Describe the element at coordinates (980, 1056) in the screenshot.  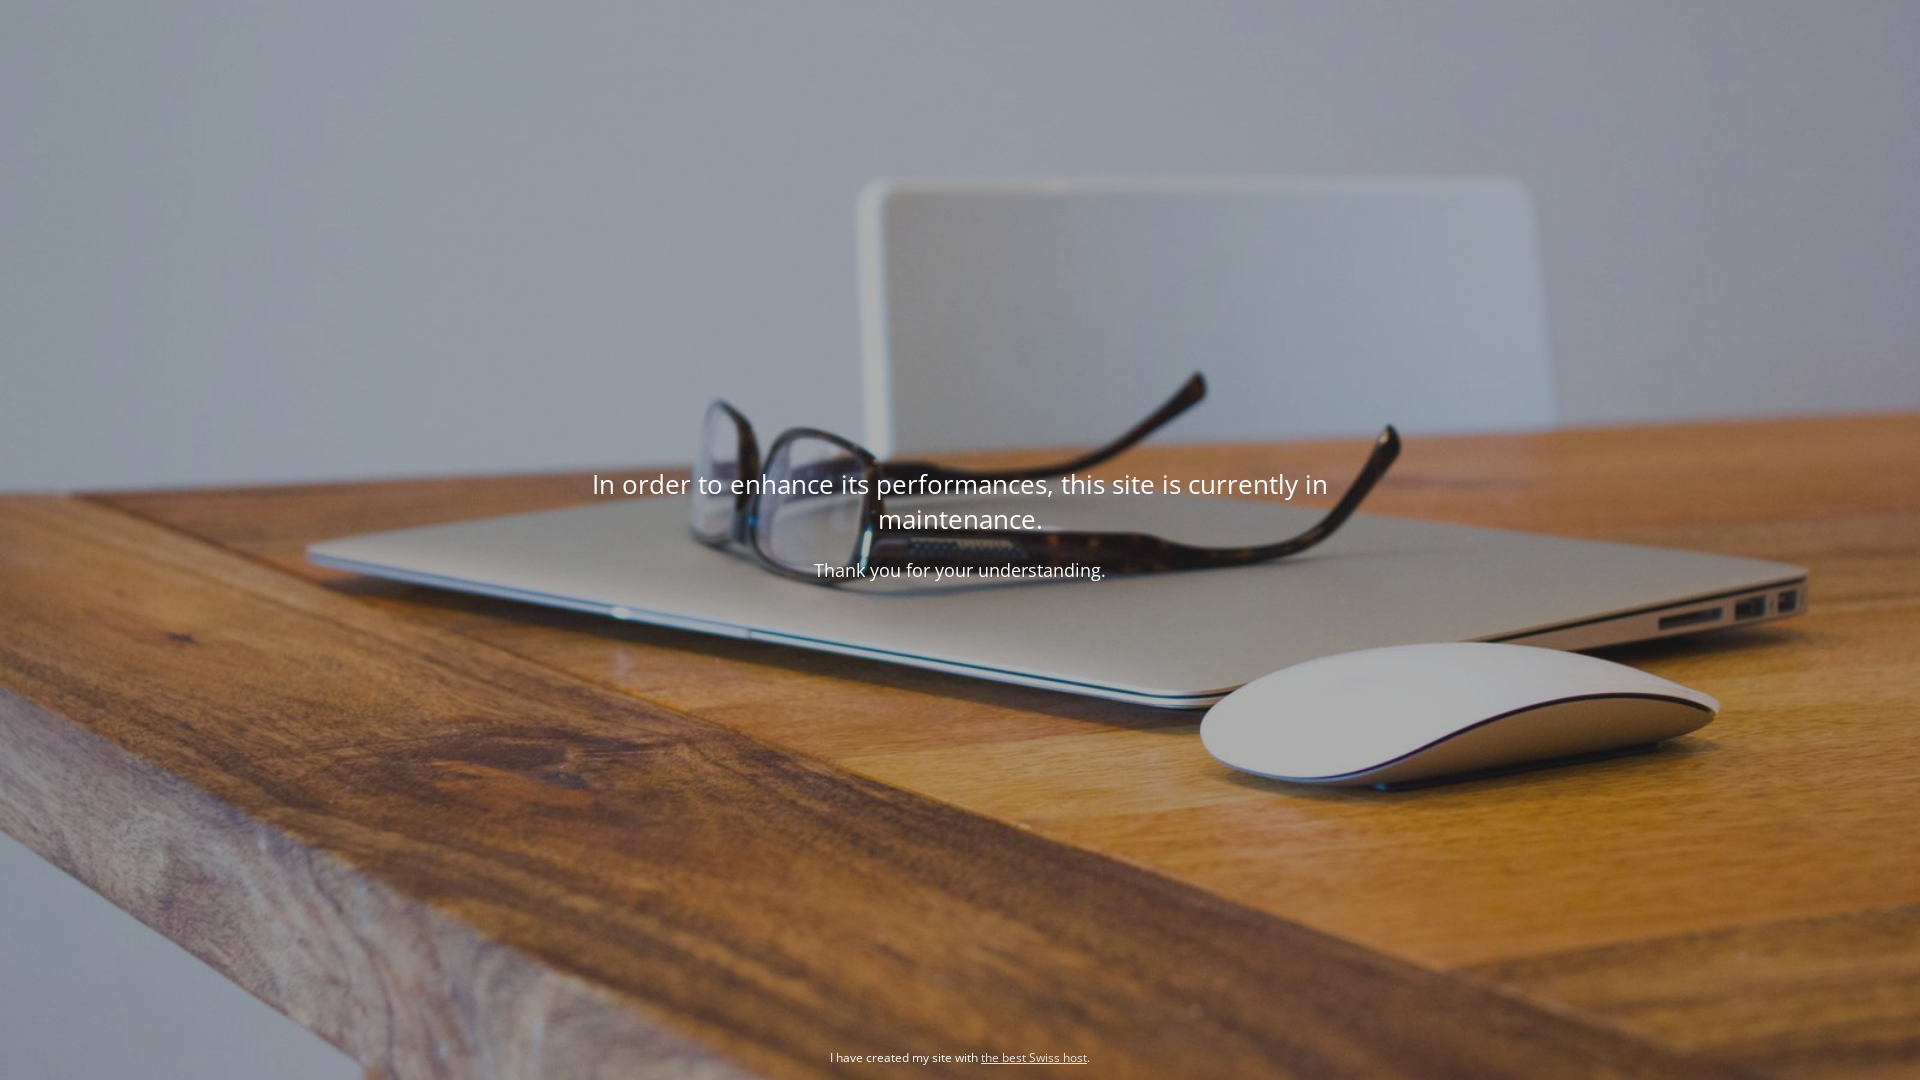
I see `'the best Swiss host'` at that location.